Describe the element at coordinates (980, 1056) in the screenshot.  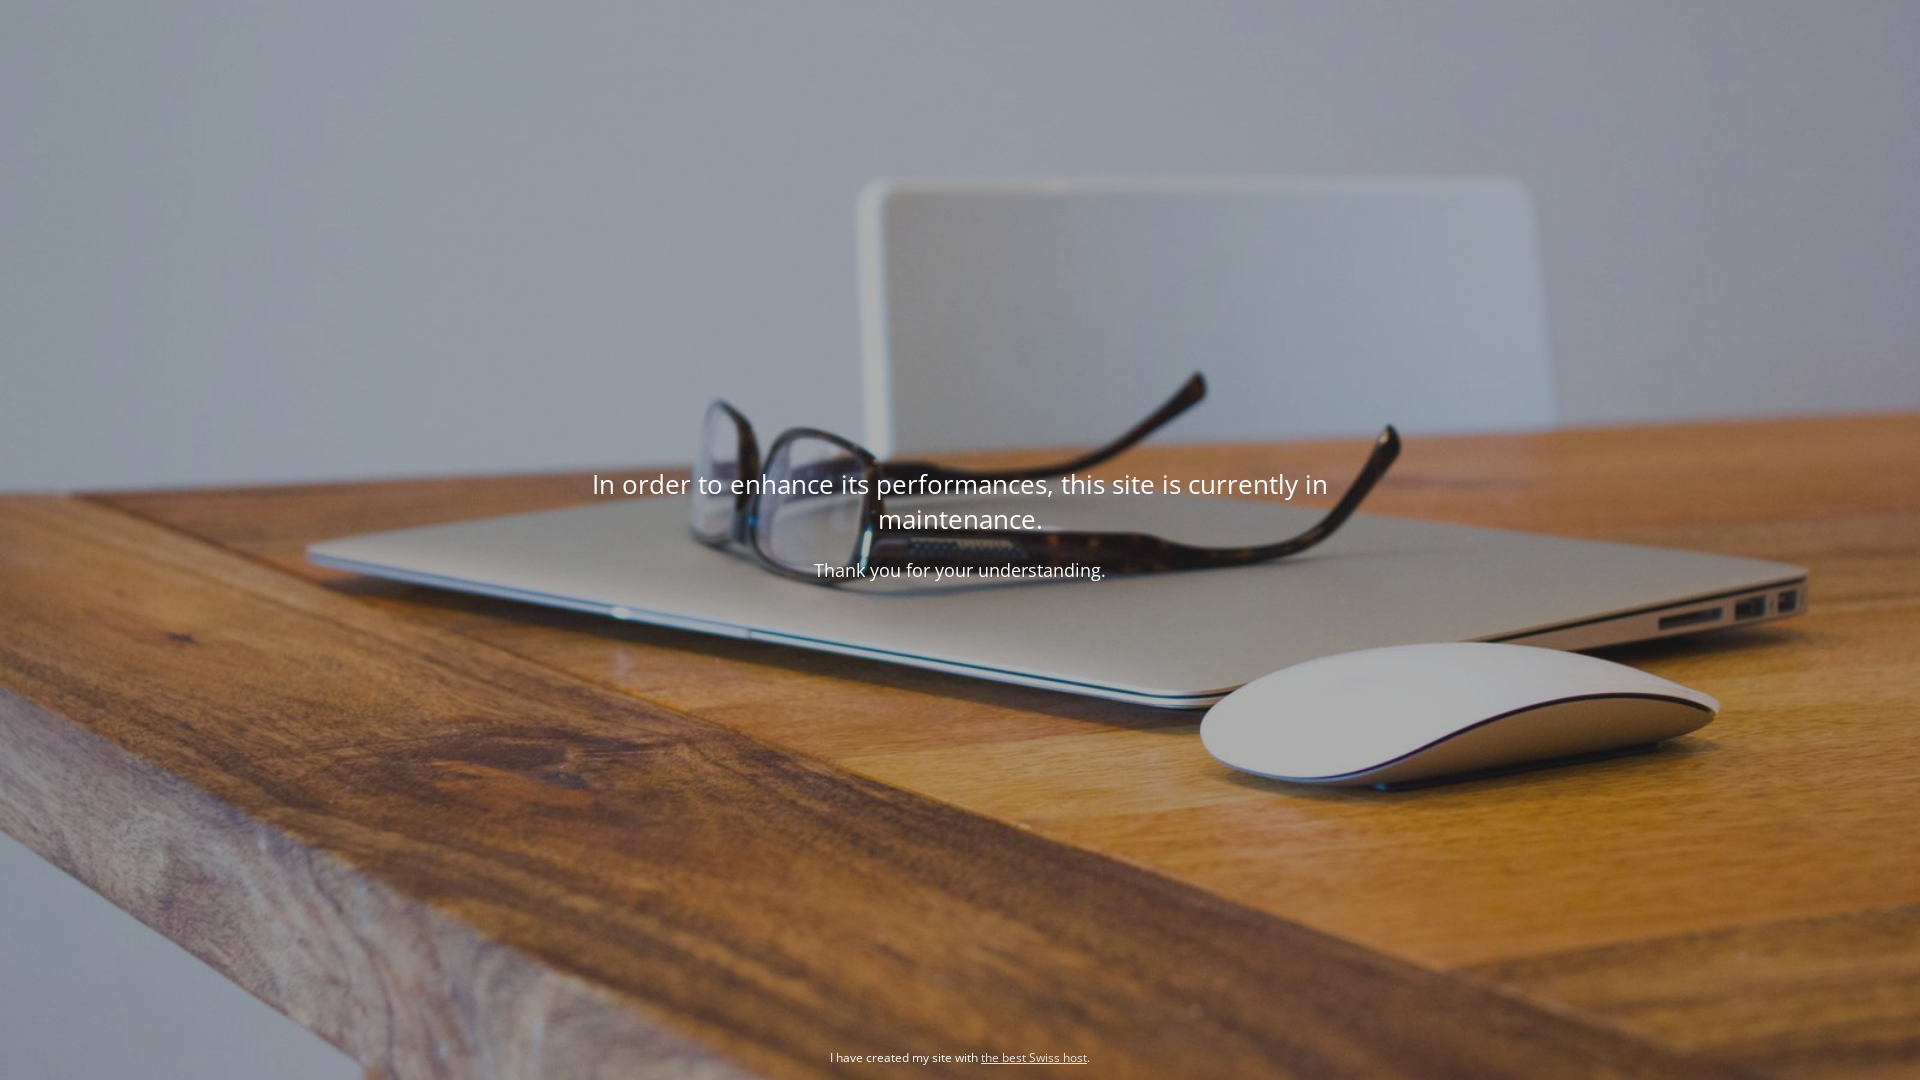
I see `'the best Swiss host'` at that location.